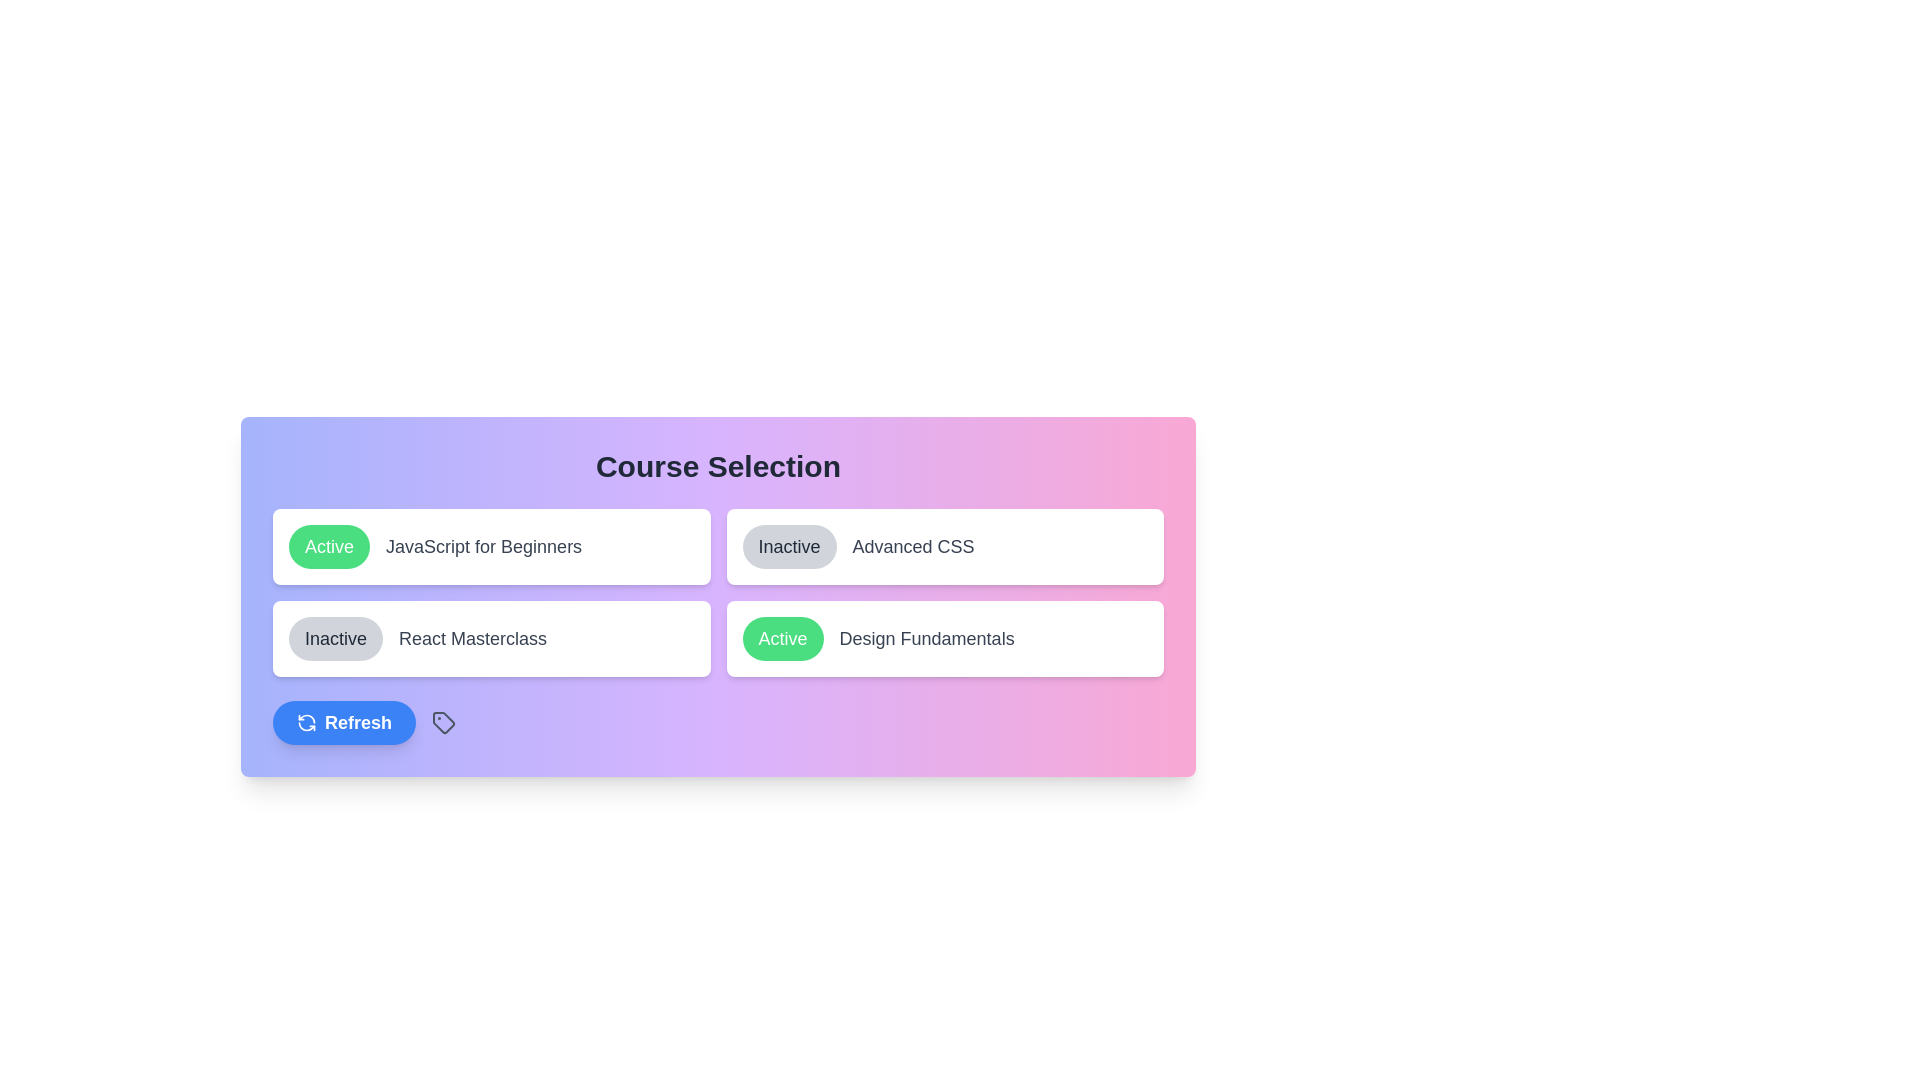 The image size is (1920, 1080). What do you see at coordinates (926, 639) in the screenshot?
I see `the text label displaying 'Design Fundamentals', which is right-aligned next to a green 'Active' badge in the course selection interface` at bounding box center [926, 639].